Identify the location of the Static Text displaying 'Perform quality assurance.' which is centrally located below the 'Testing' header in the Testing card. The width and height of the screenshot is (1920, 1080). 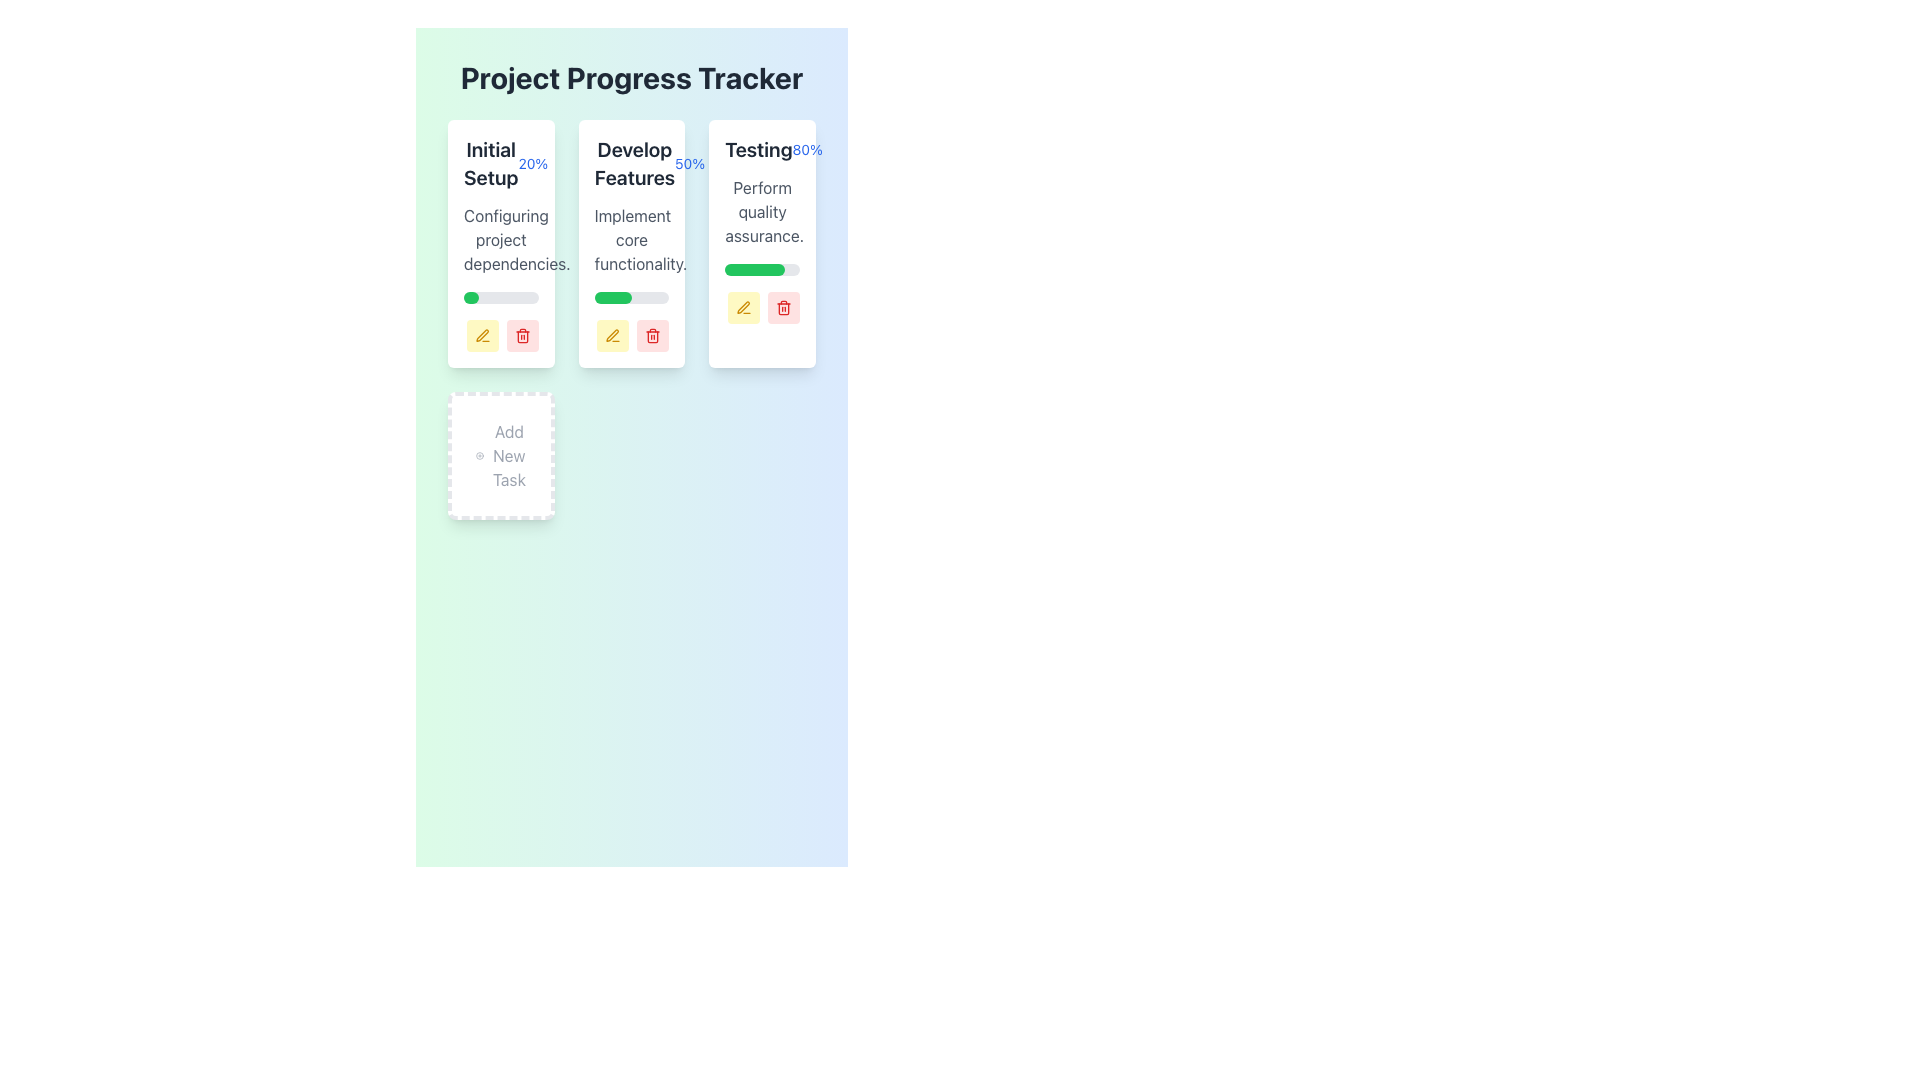
(761, 212).